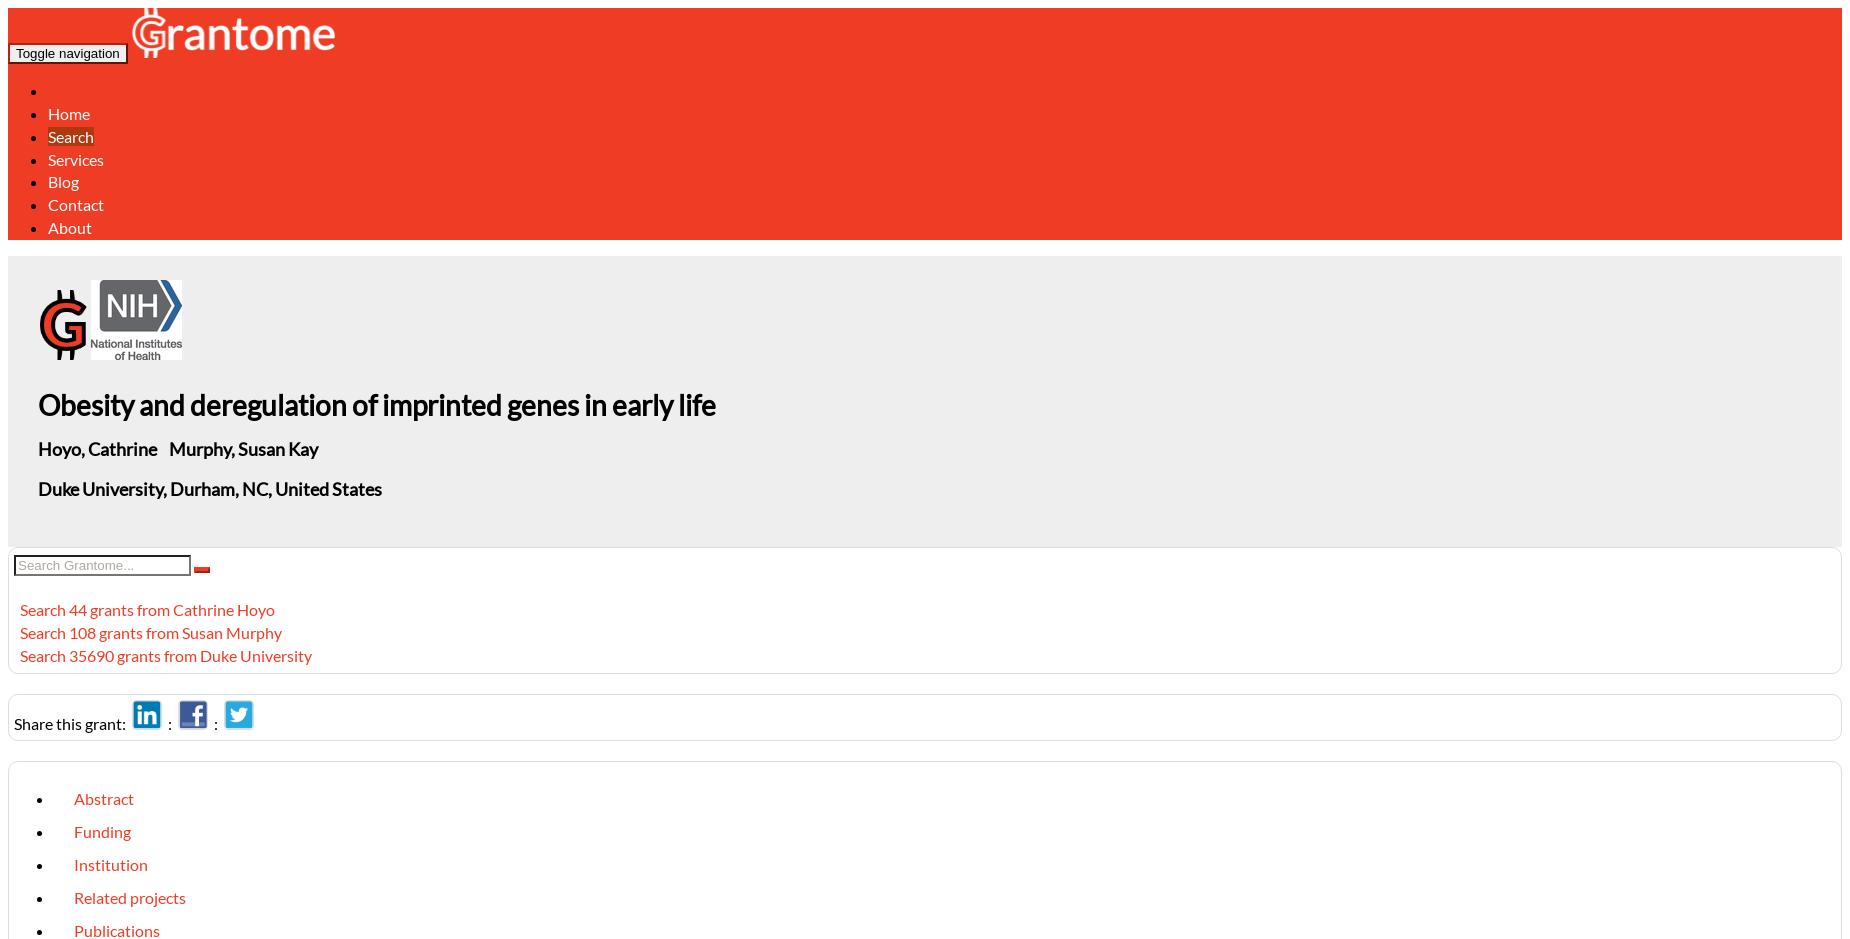  Describe the element at coordinates (129, 897) in the screenshot. I see `'Related projects'` at that location.